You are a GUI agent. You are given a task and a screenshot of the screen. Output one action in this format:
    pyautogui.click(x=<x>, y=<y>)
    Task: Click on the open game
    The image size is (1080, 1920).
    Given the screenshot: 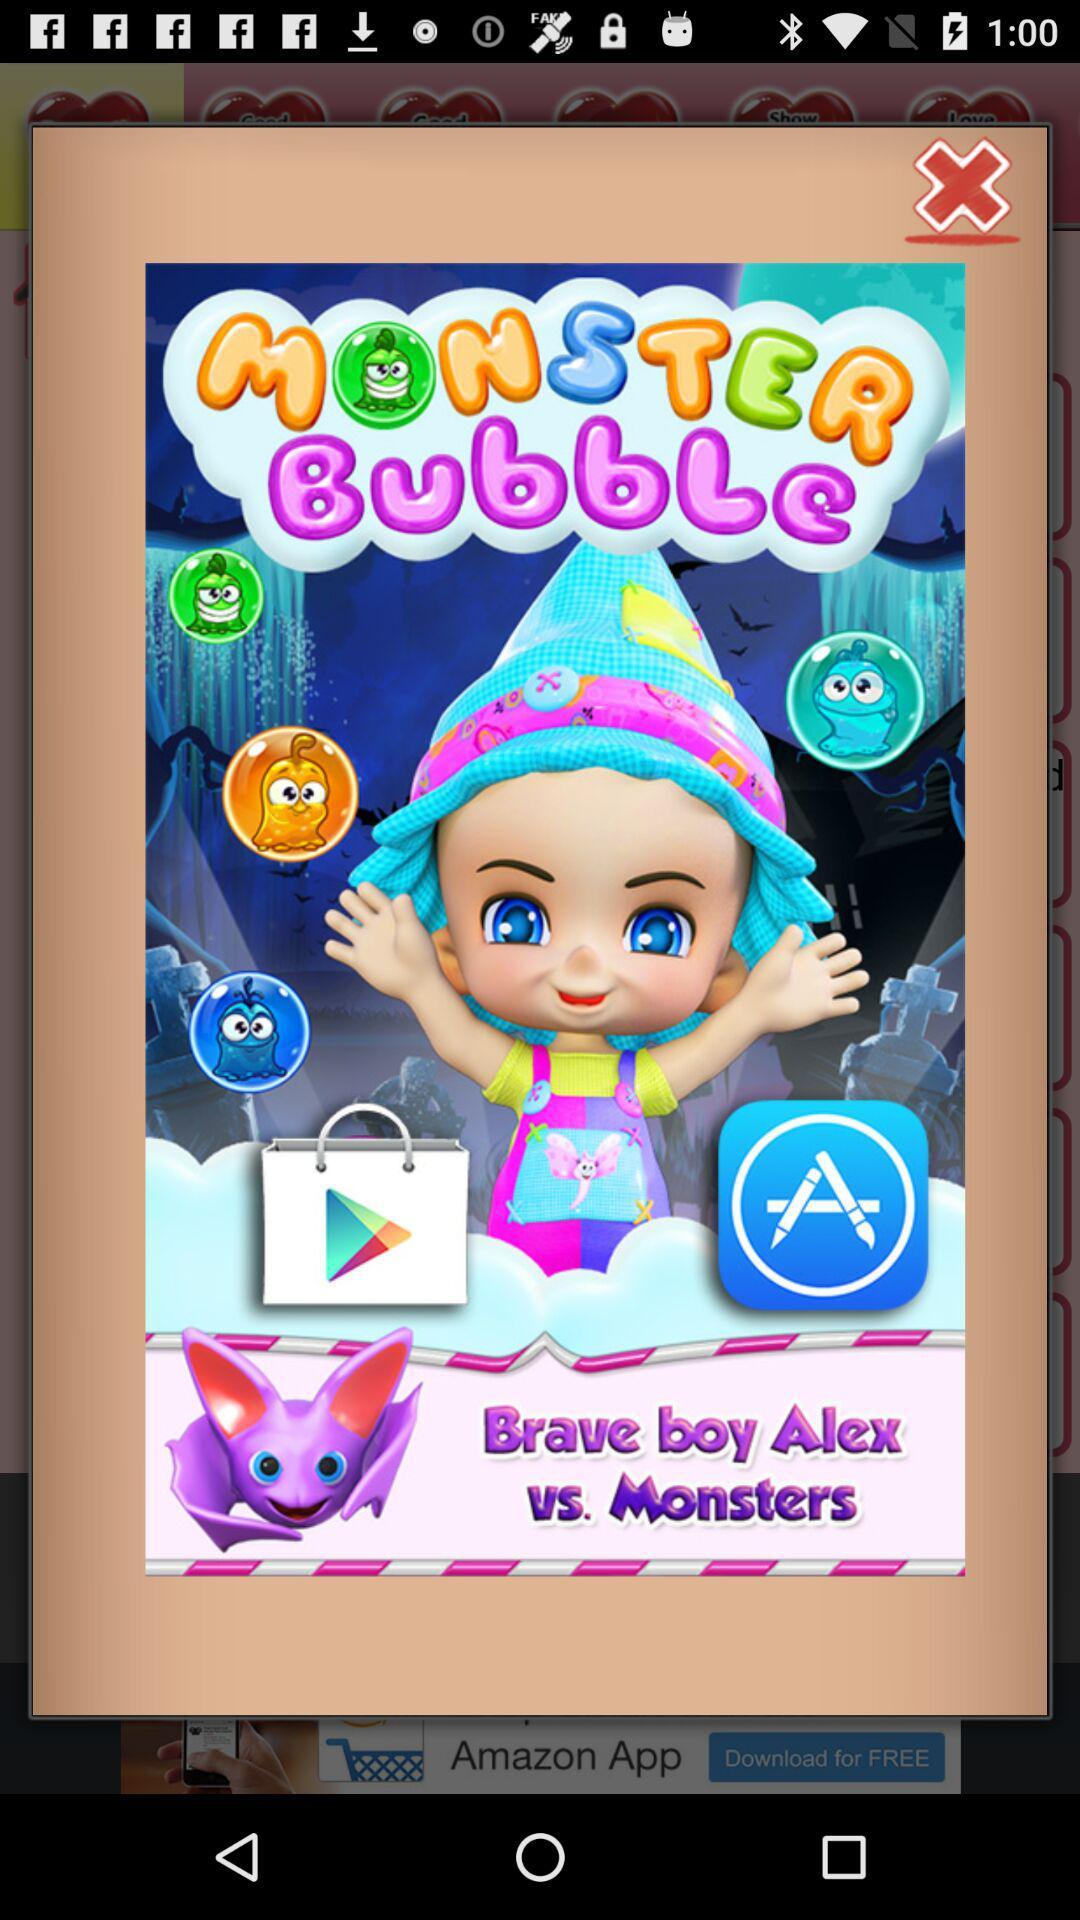 What is the action you would take?
    pyautogui.click(x=555, y=918)
    